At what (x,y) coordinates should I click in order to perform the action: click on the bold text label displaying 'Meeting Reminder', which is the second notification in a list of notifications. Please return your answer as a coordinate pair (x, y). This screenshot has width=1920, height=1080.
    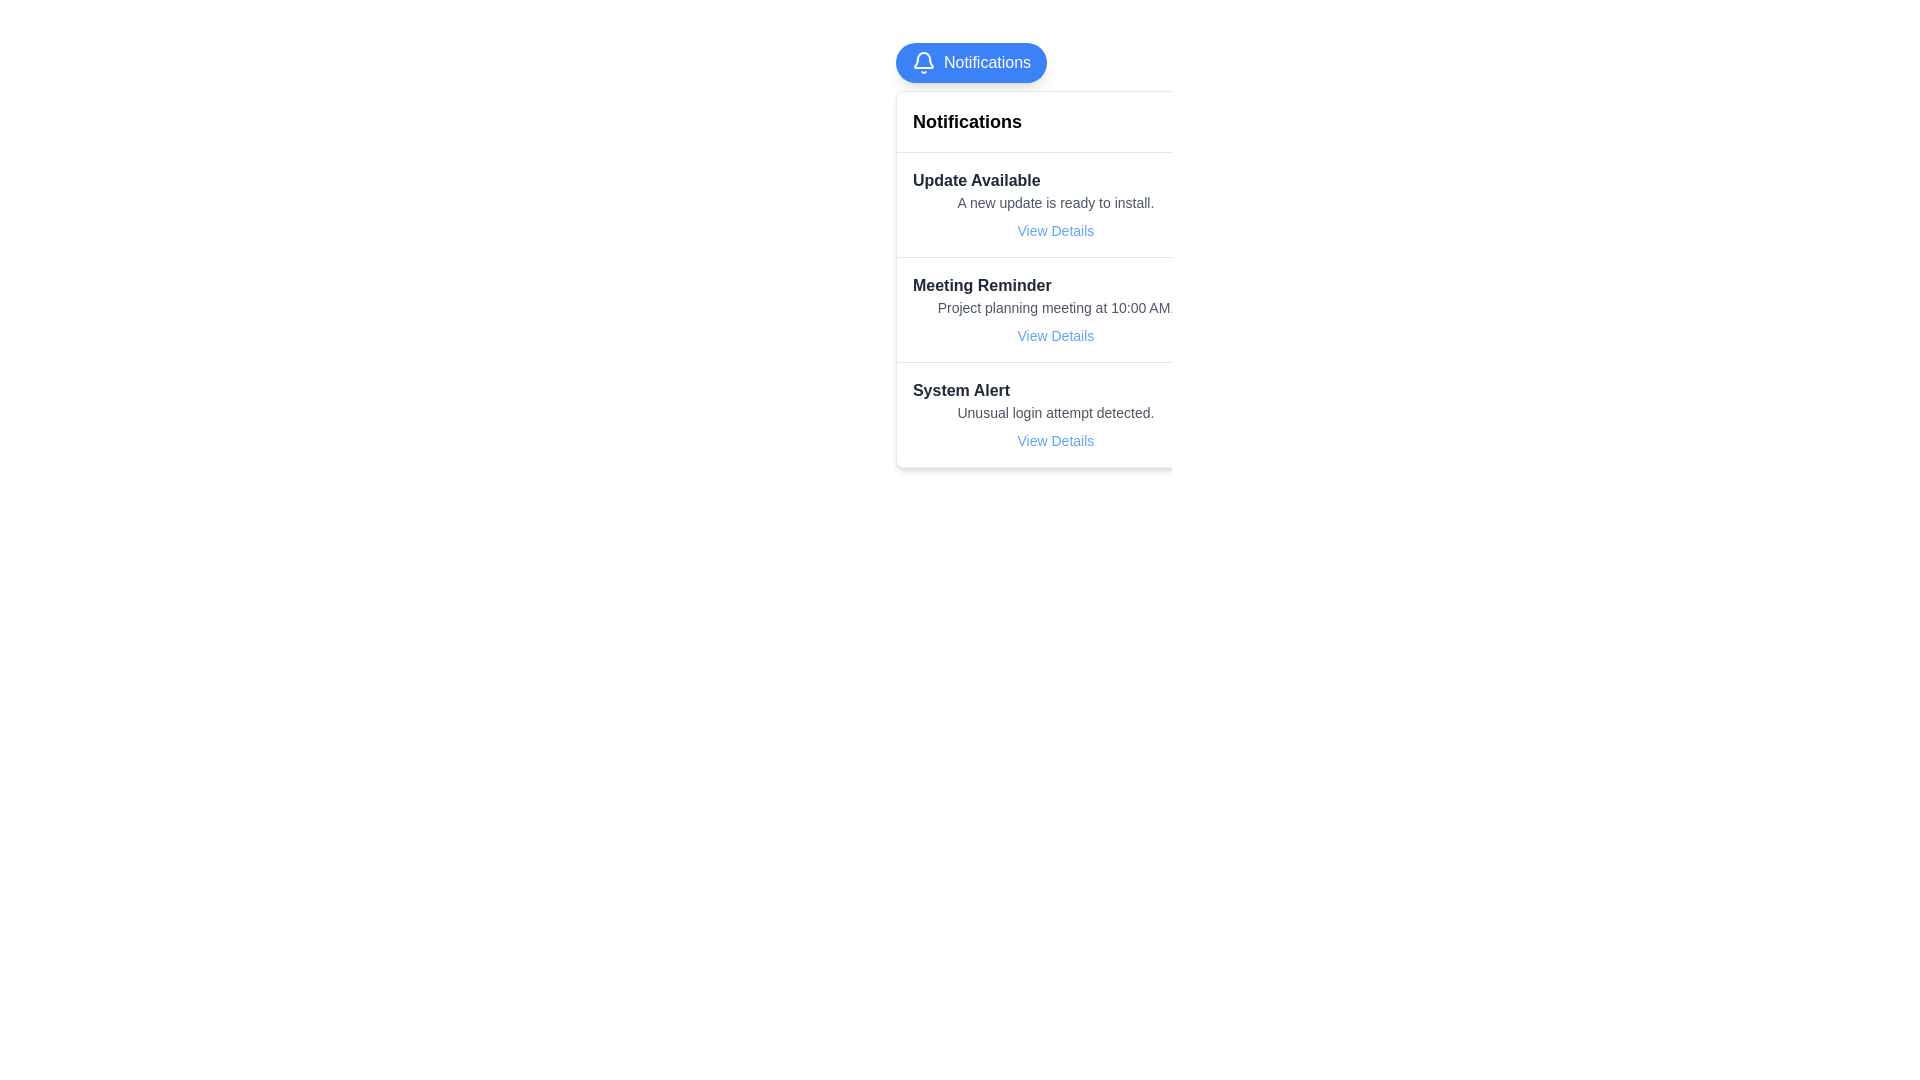
    Looking at the image, I should click on (982, 285).